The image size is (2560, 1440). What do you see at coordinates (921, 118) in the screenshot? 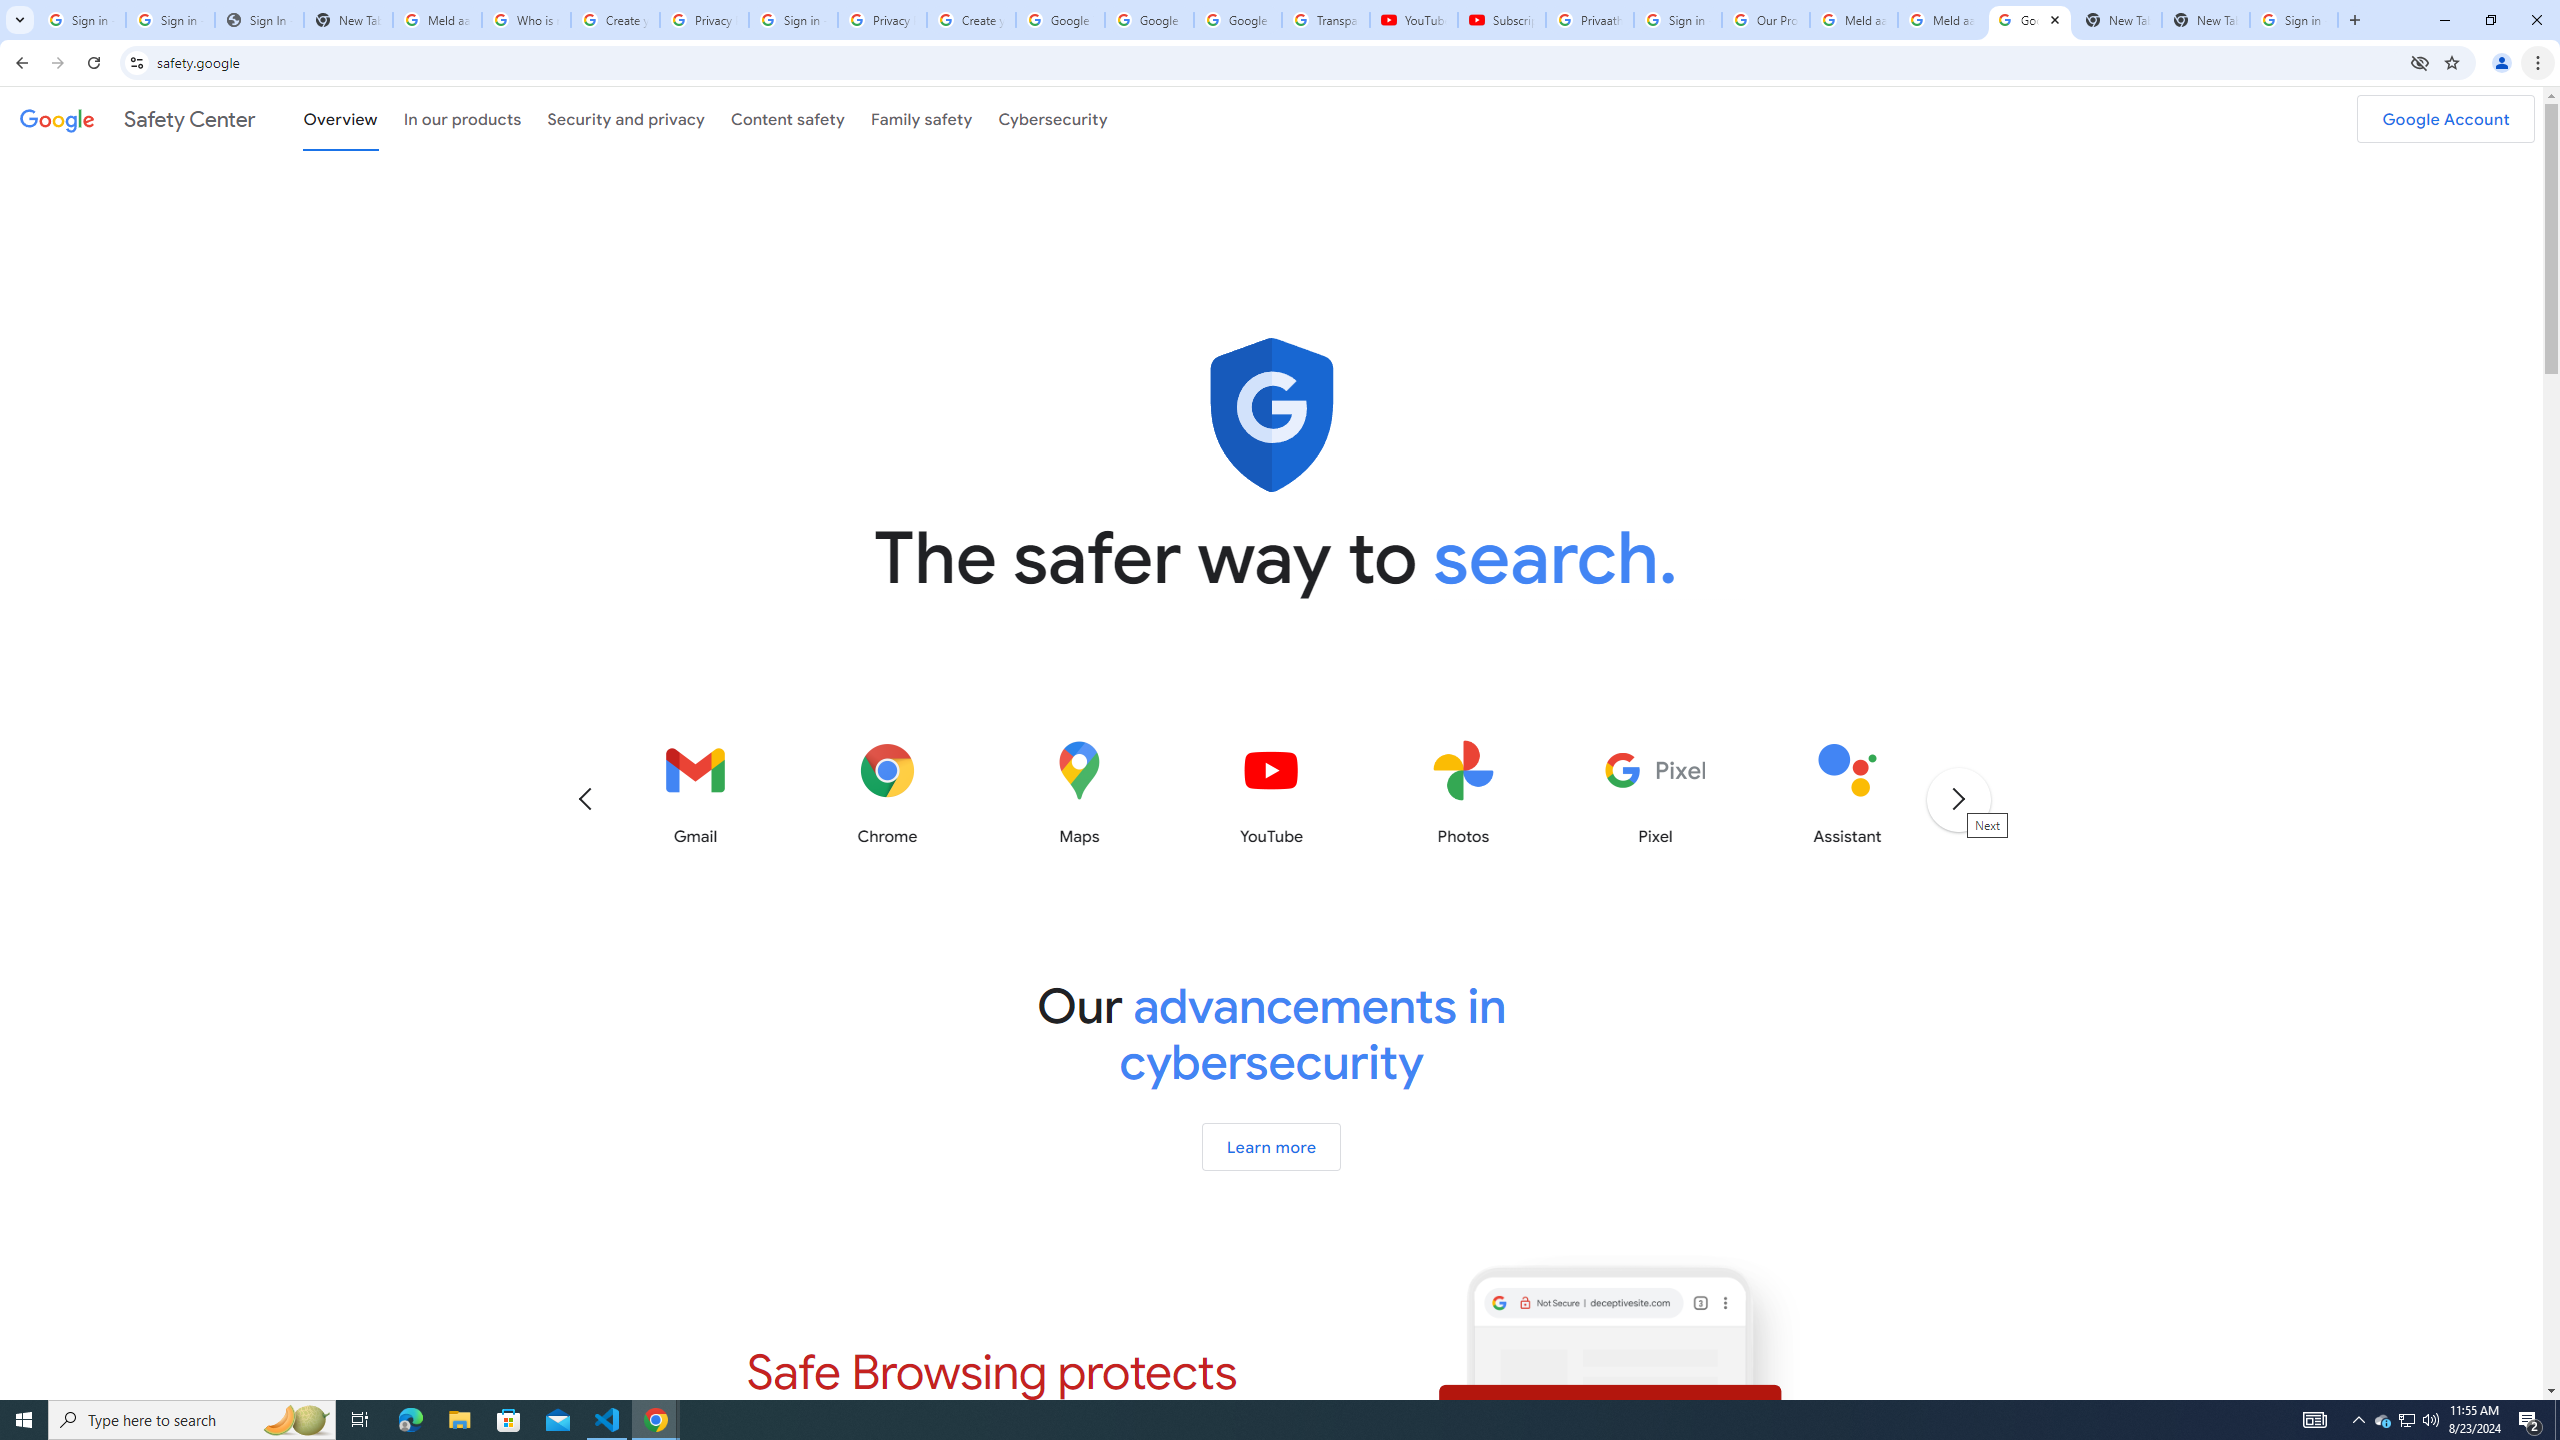
I see `'Family safety'` at bounding box center [921, 118].